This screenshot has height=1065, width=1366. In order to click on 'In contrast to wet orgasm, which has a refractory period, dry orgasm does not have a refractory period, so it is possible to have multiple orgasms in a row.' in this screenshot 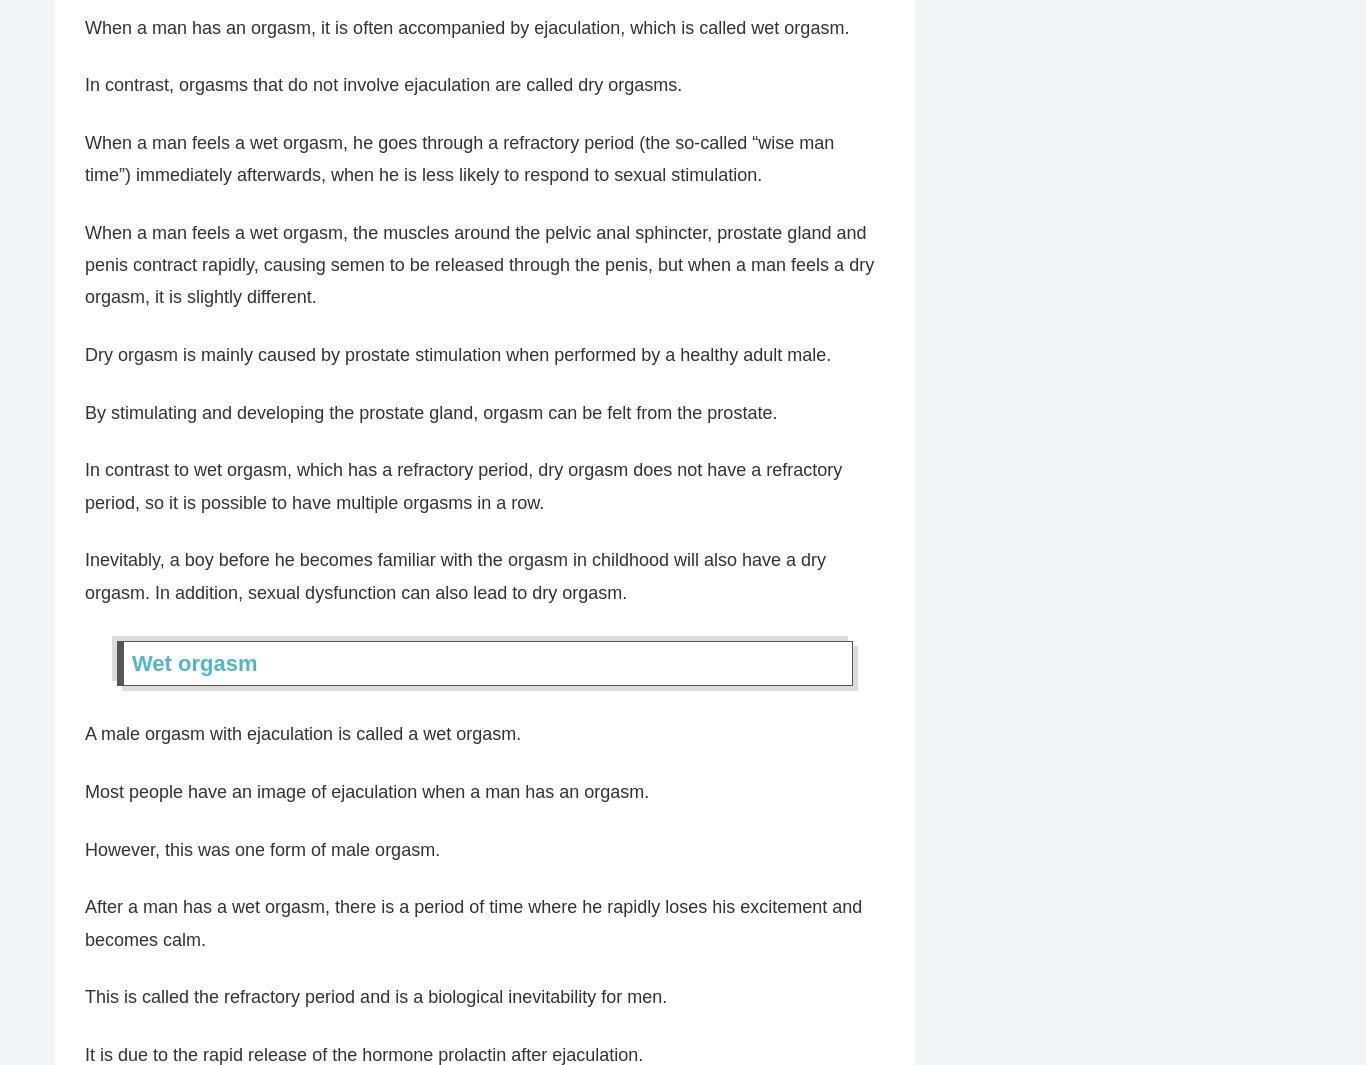, I will do `click(84, 484)`.